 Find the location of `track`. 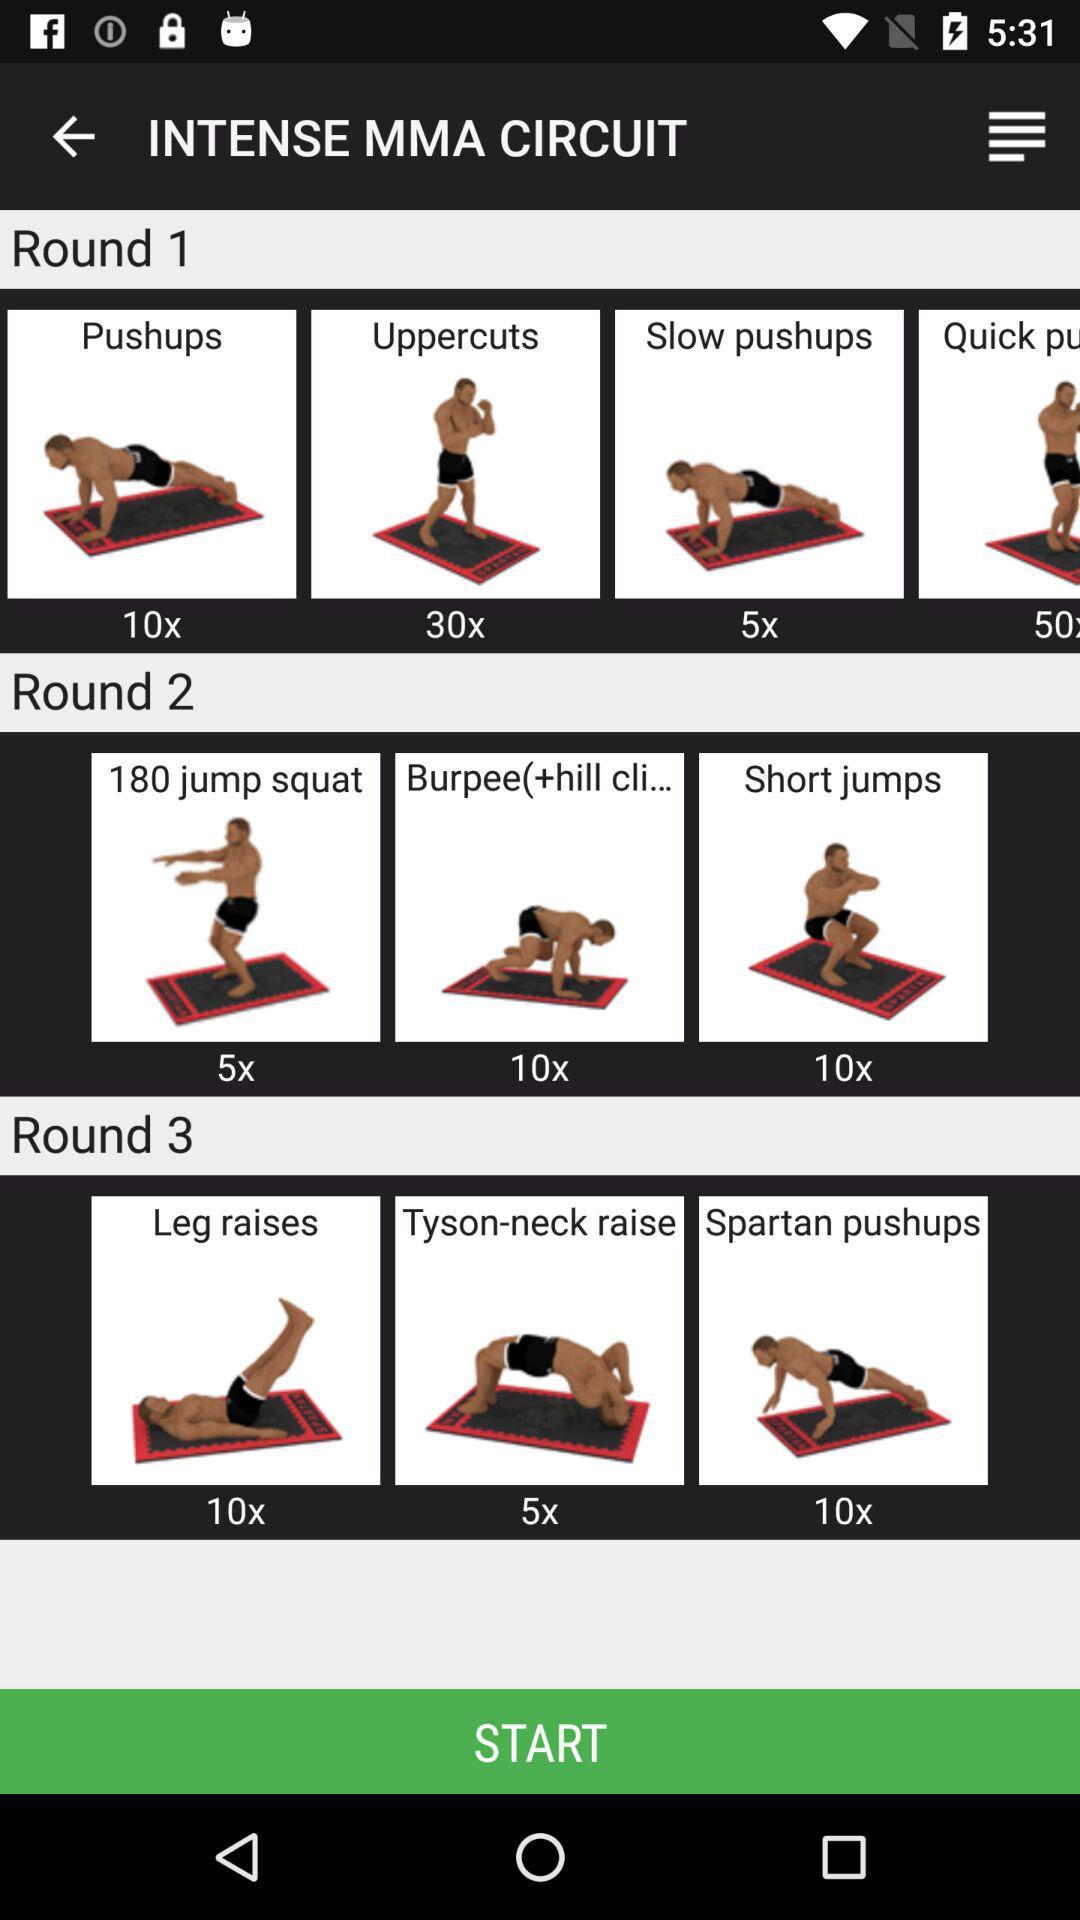

track is located at coordinates (234, 1363).